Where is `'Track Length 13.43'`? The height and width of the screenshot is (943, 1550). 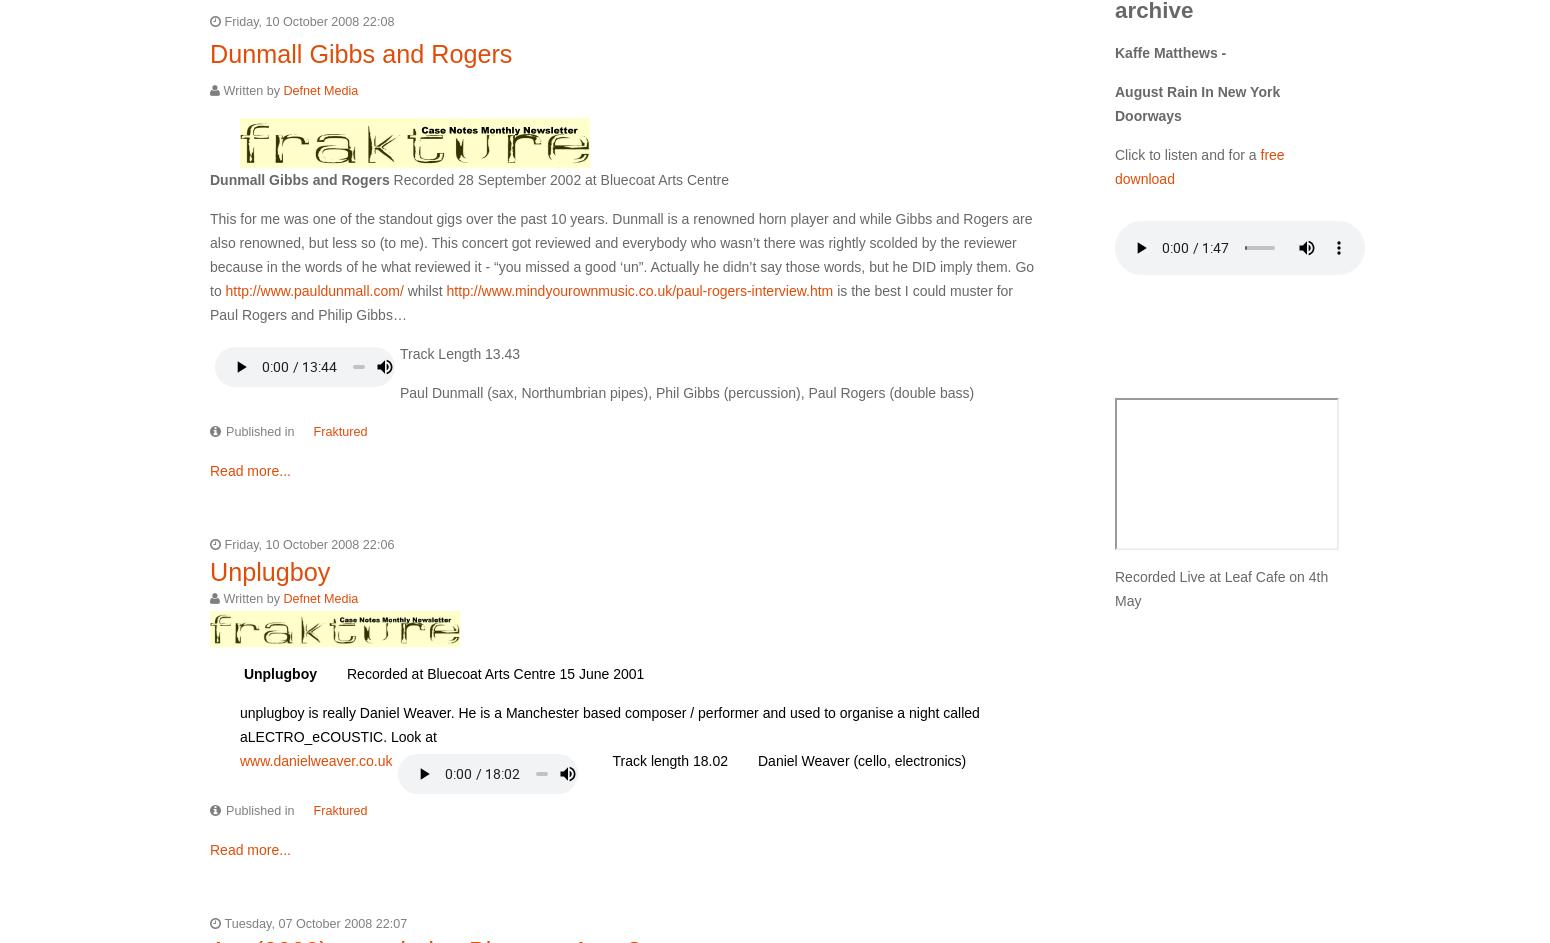
'Track Length 13.43' is located at coordinates (460, 354).